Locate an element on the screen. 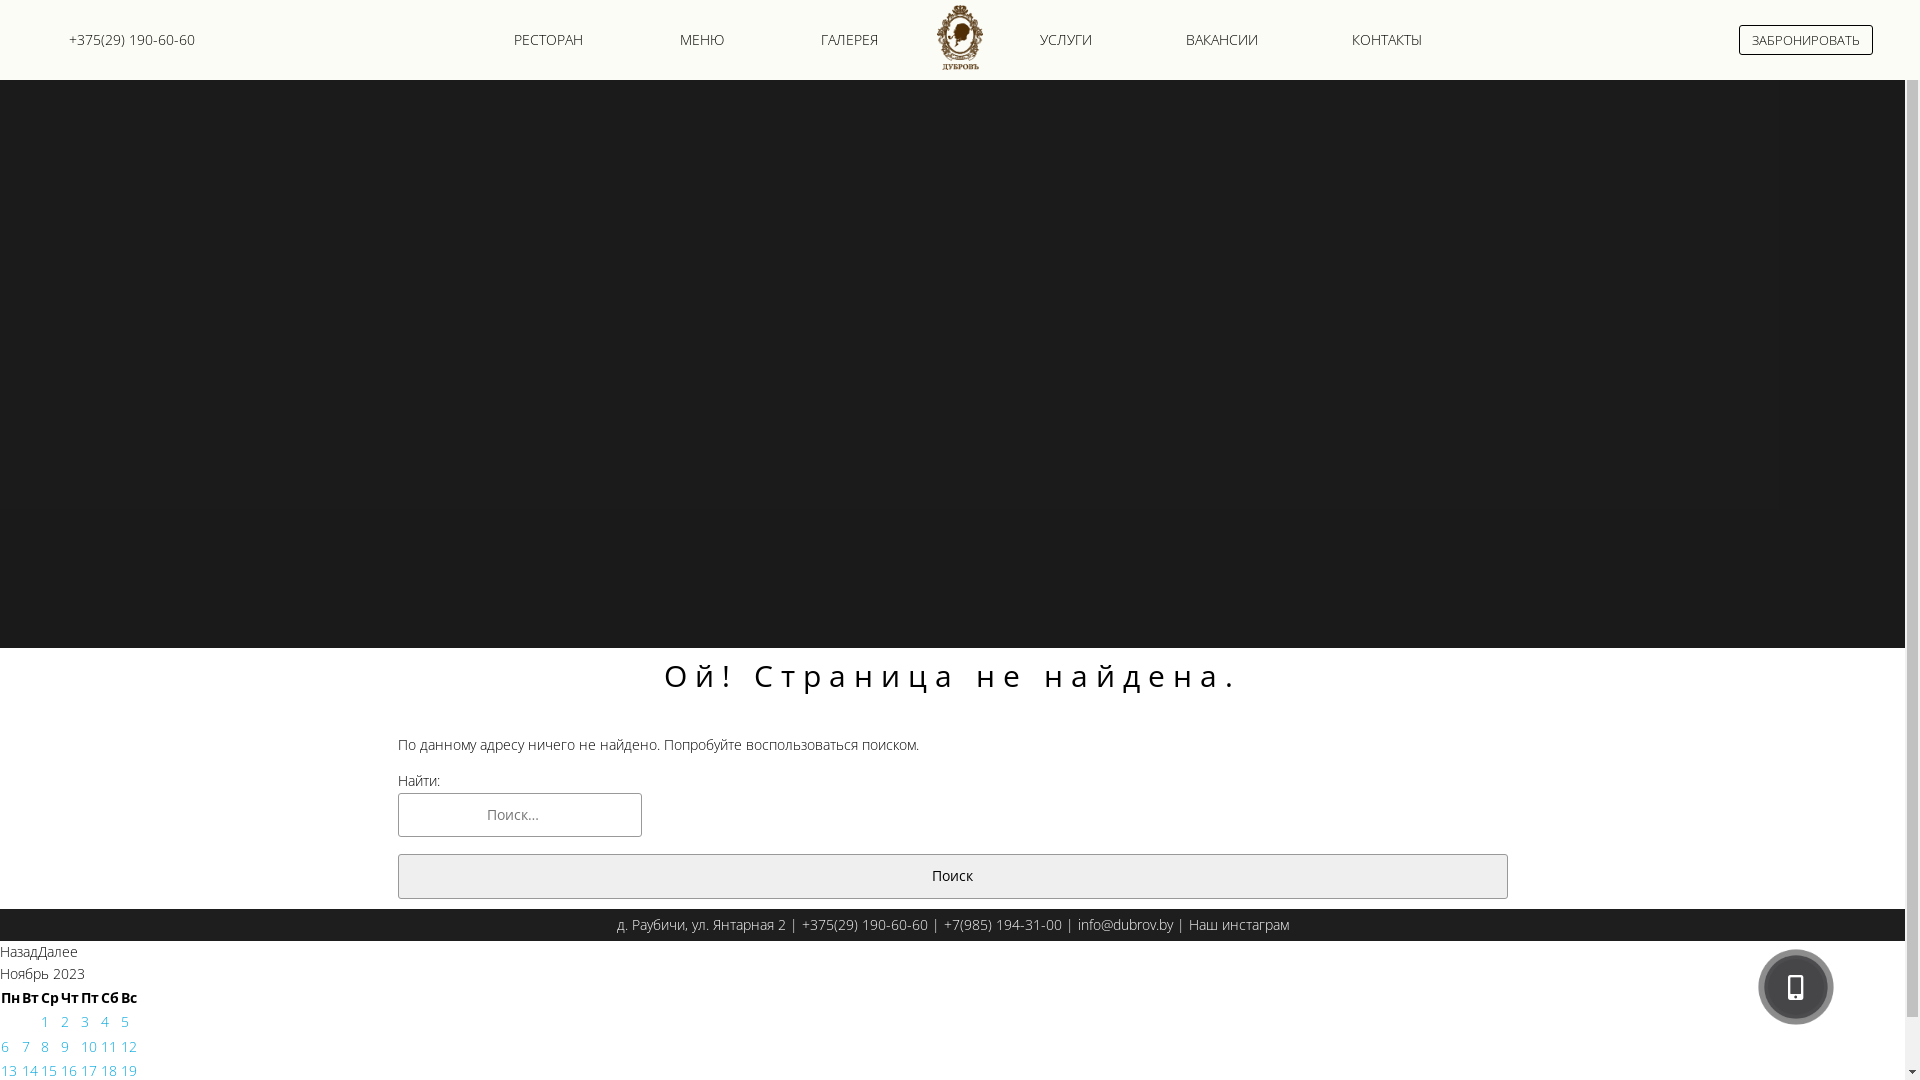 The height and width of the screenshot is (1080, 1920). '12' is located at coordinates (128, 1045).